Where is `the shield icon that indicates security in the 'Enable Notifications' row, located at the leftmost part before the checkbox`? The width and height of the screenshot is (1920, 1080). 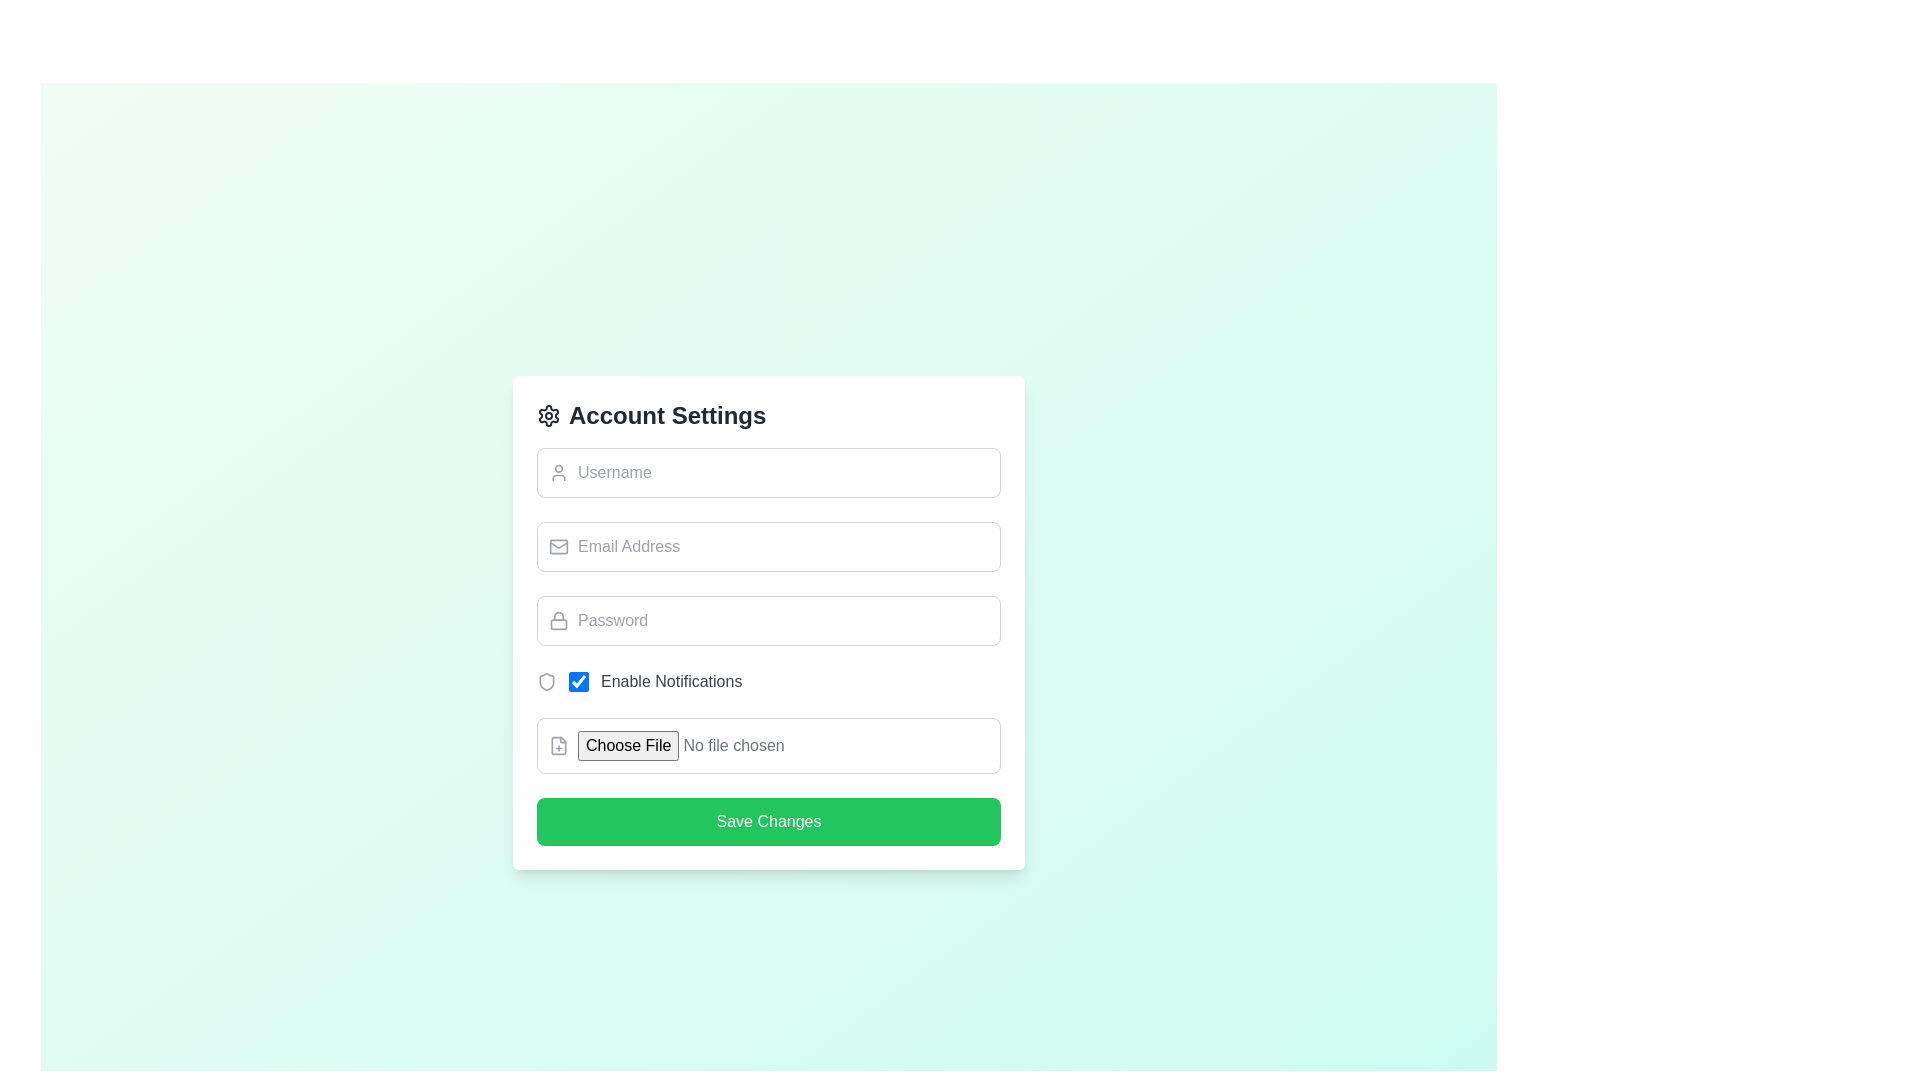 the shield icon that indicates security in the 'Enable Notifications' row, located at the leftmost part before the checkbox is located at coordinates (547, 681).